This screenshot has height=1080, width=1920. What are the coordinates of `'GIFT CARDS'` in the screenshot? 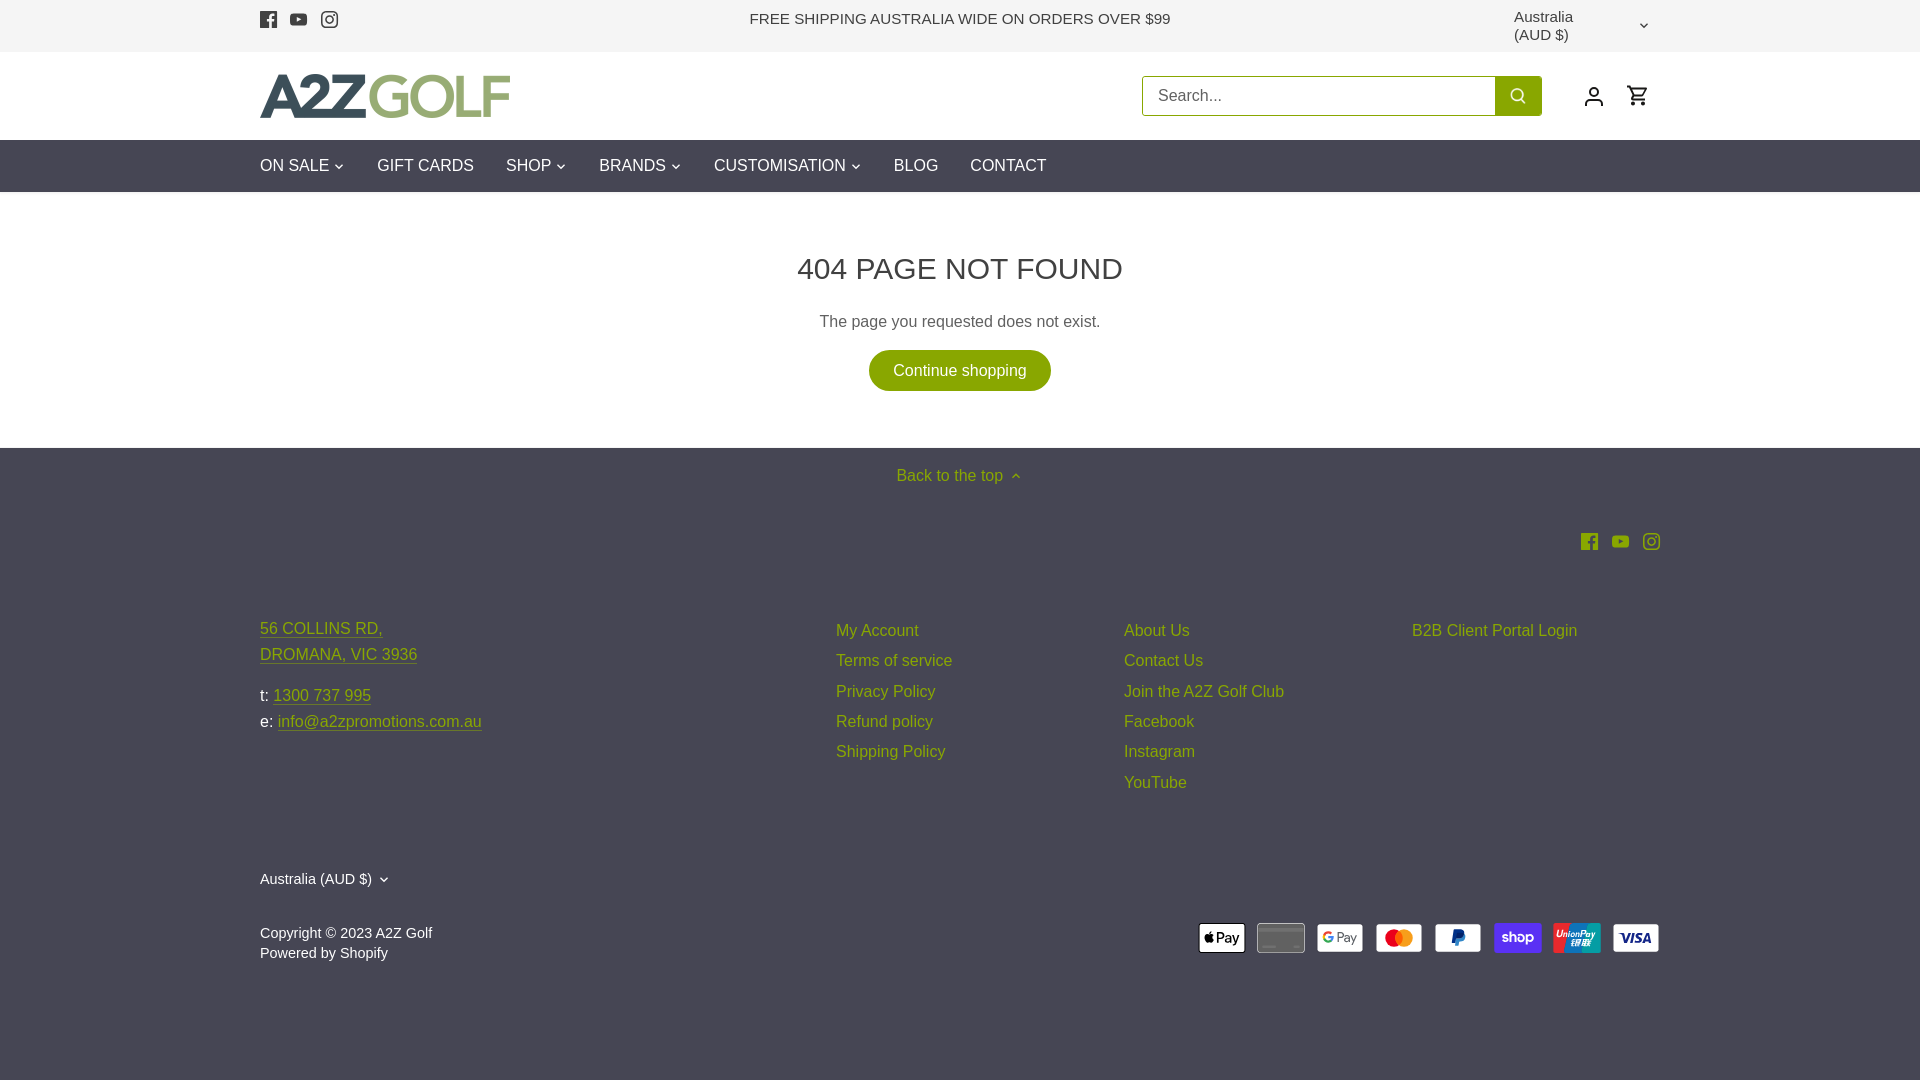 It's located at (424, 165).